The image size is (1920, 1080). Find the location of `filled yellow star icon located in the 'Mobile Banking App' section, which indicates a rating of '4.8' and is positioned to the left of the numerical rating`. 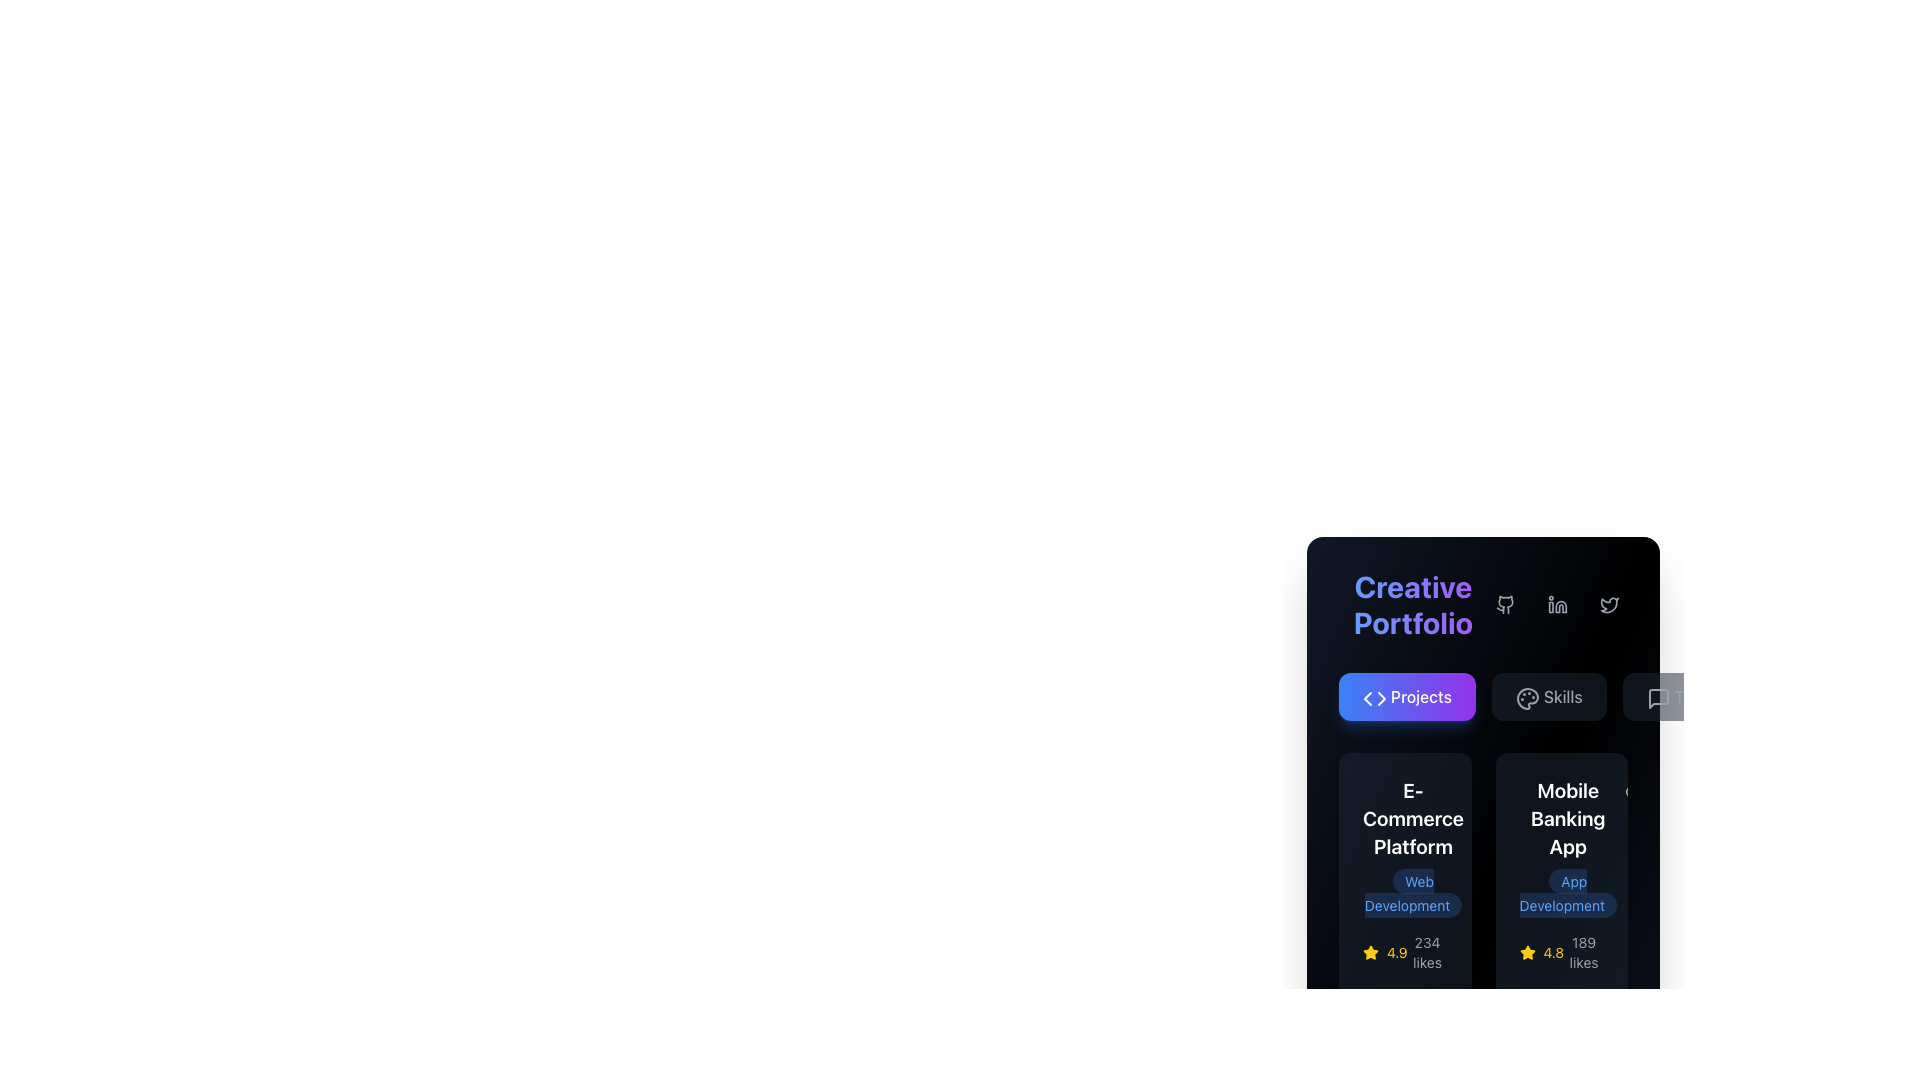

filled yellow star icon located in the 'Mobile Banking App' section, which indicates a rating of '4.8' and is positioned to the left of the numerical rating is located at coordinates (1526, 951).